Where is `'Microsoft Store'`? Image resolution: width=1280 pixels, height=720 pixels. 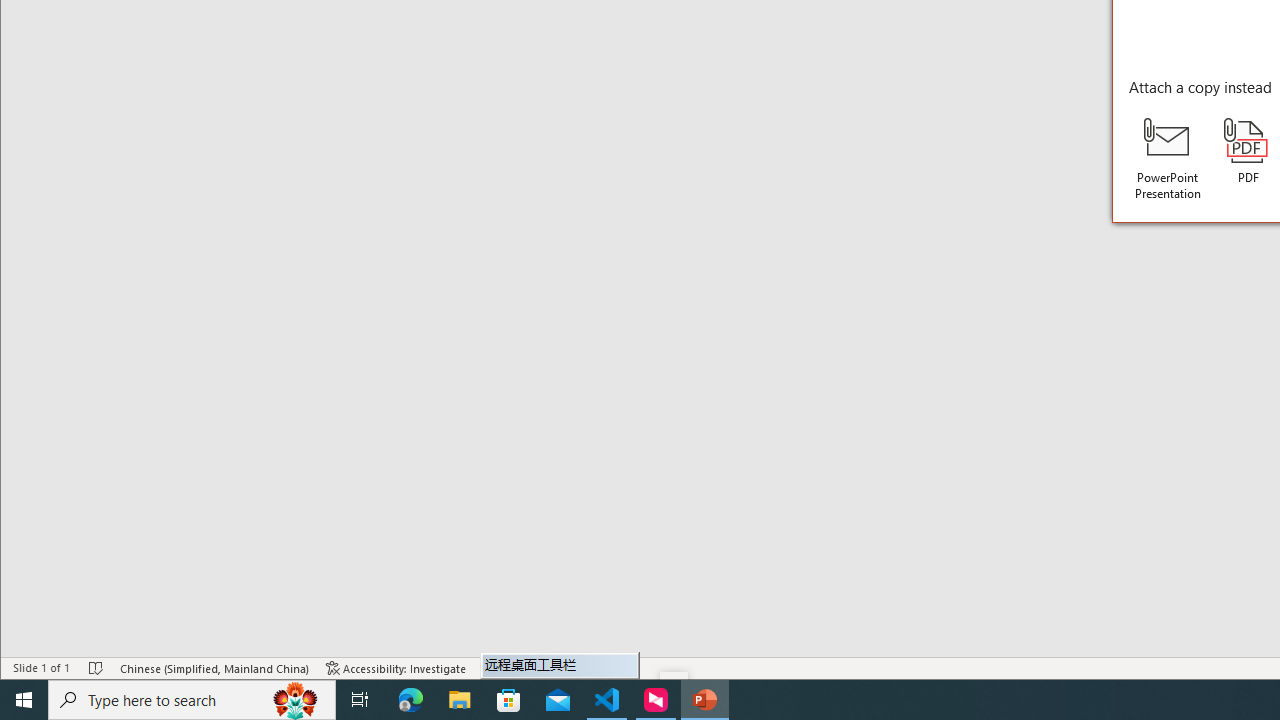
'Microsoft Store' is located at coordinates (509, 698).